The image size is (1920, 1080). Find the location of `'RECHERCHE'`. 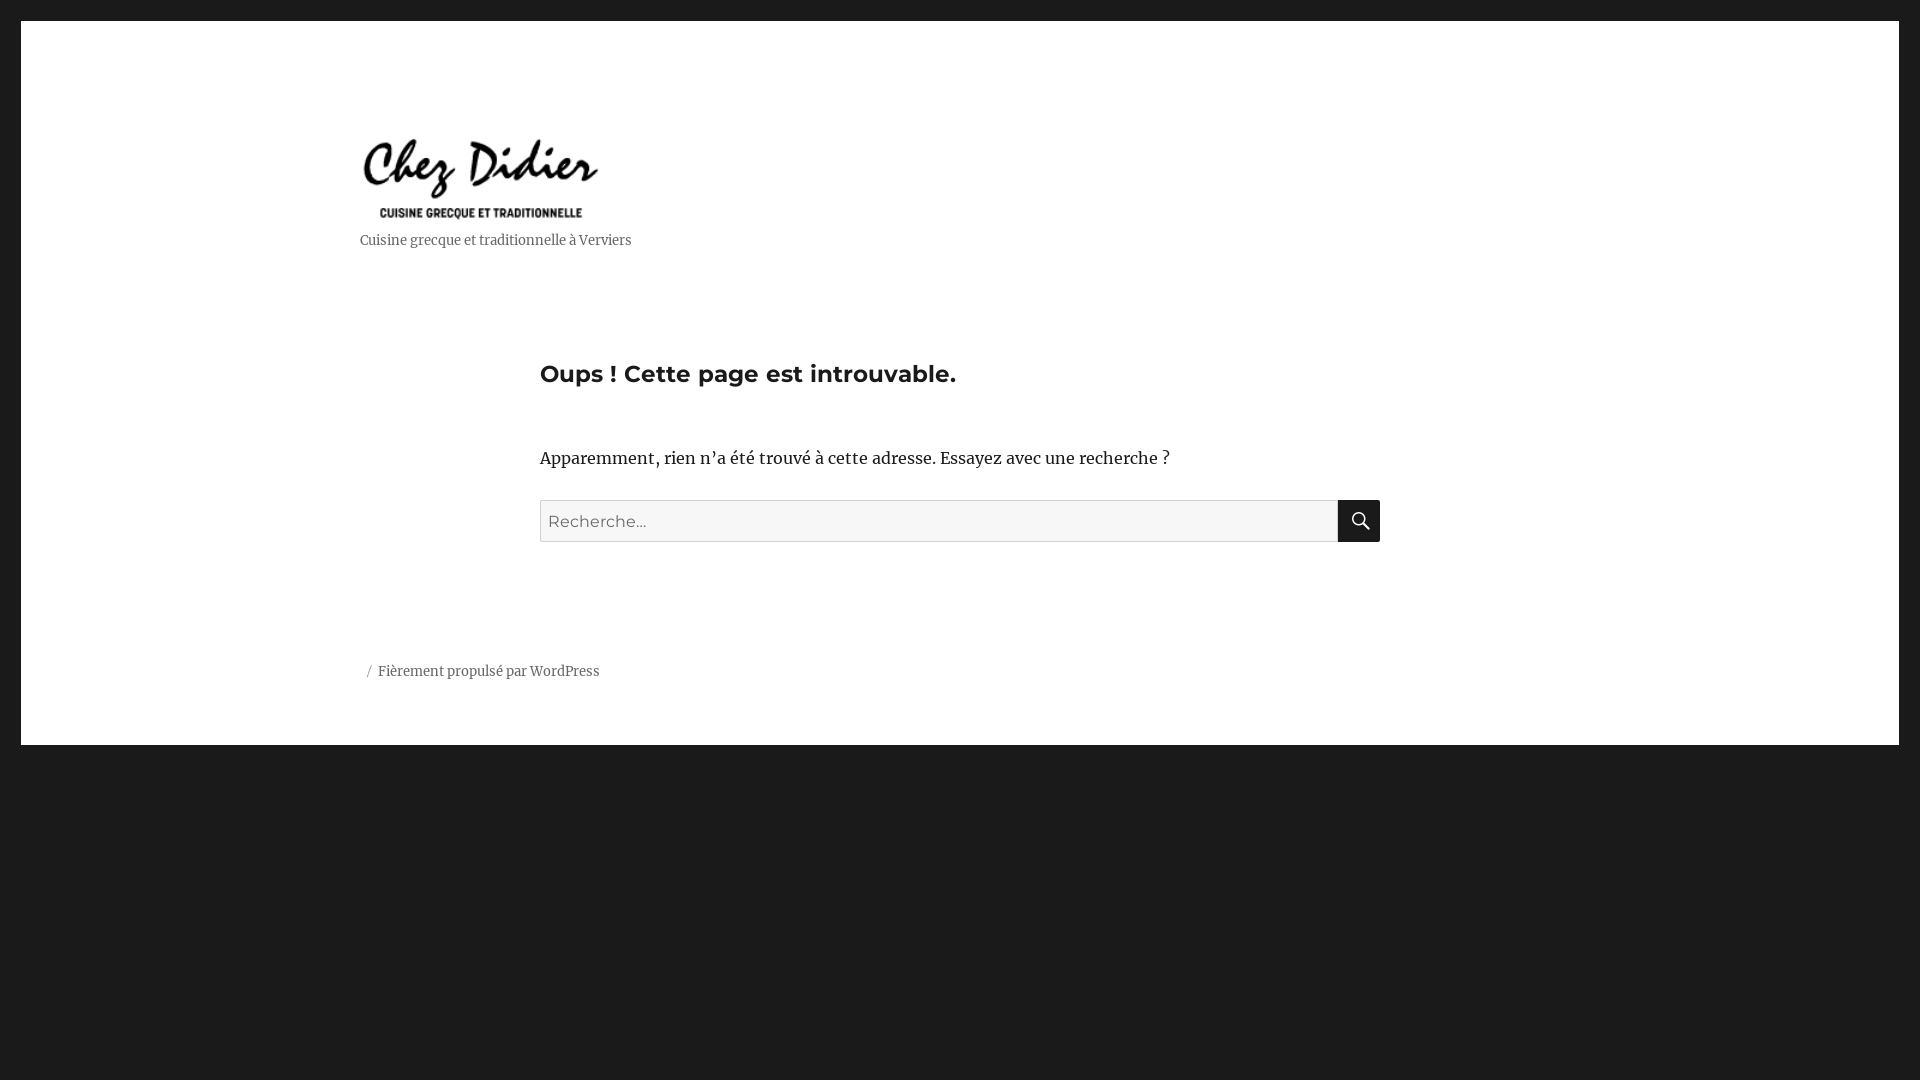

'RECHERCHE' is located at coordinates (1358, 519).